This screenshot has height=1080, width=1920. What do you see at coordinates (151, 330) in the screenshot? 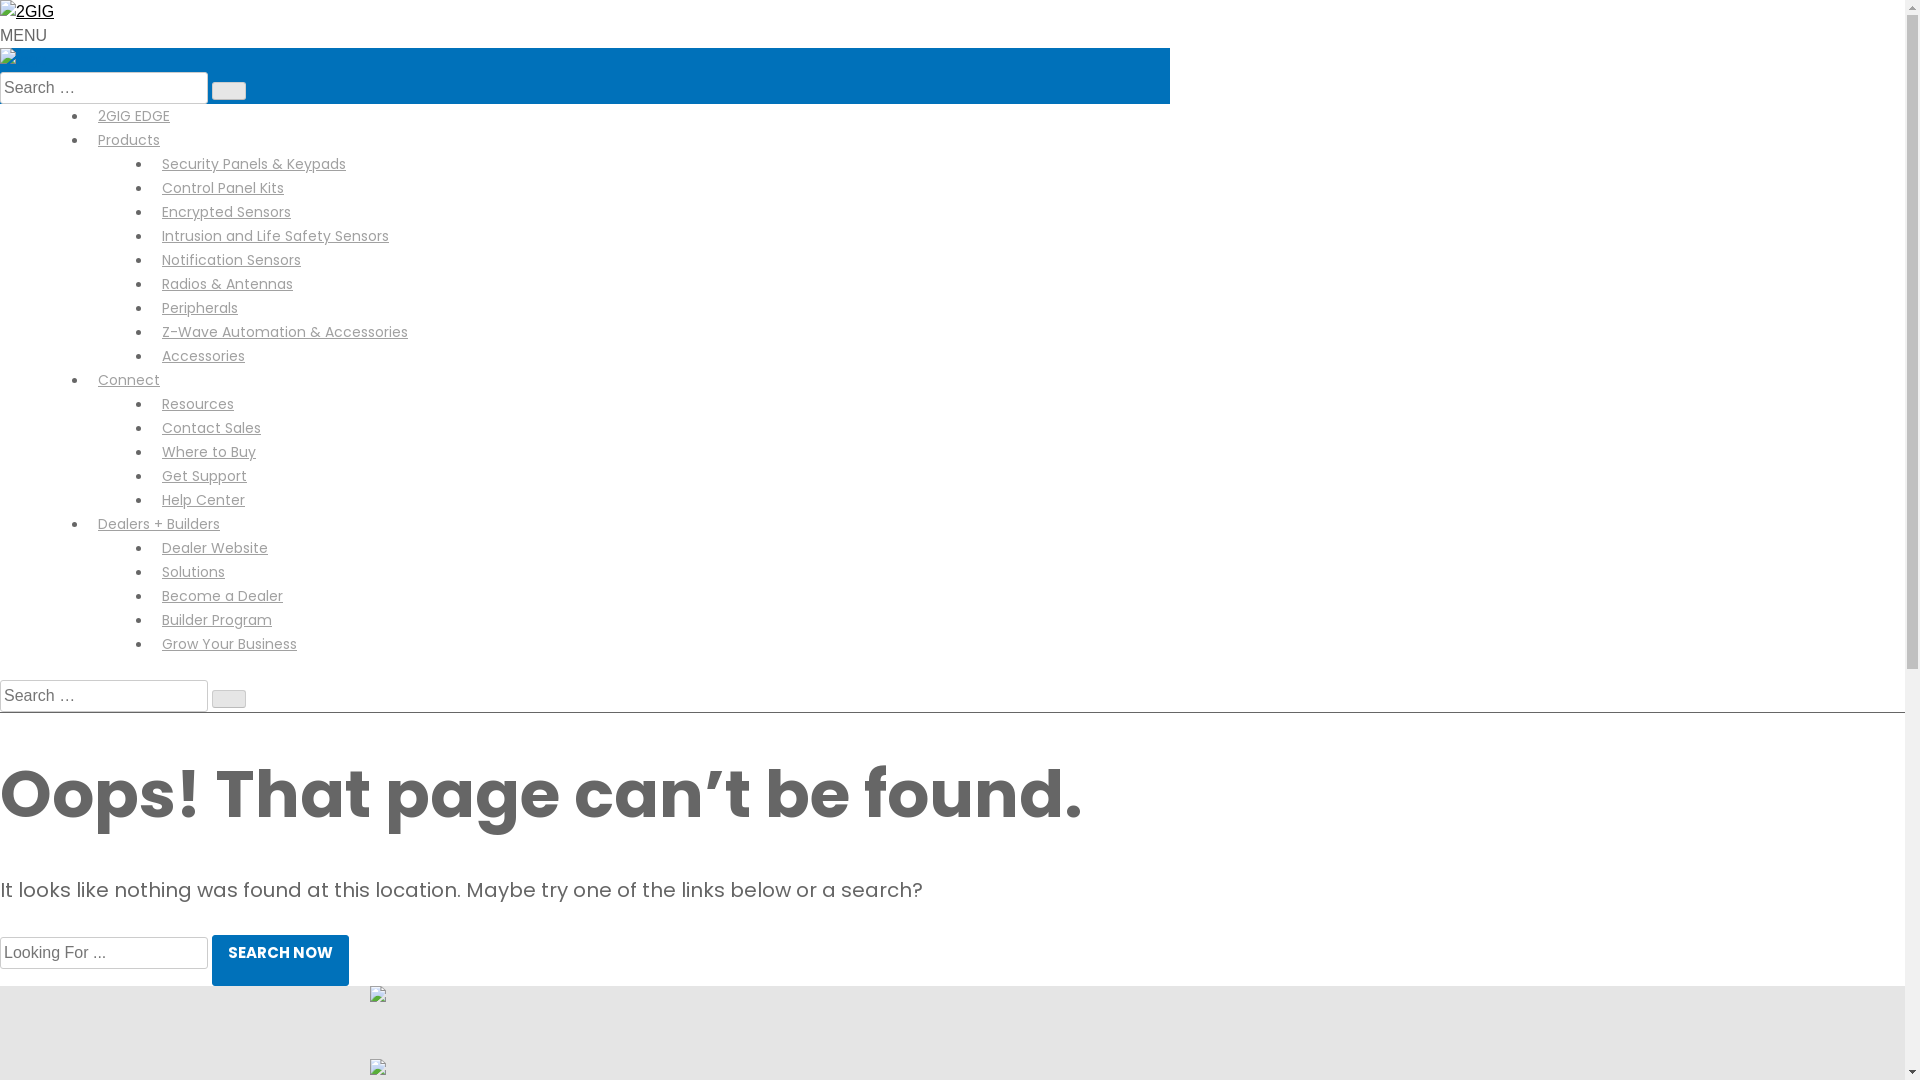
I see `'Z-Wave Automation & Accessories'` at bounding box center [151, 330].